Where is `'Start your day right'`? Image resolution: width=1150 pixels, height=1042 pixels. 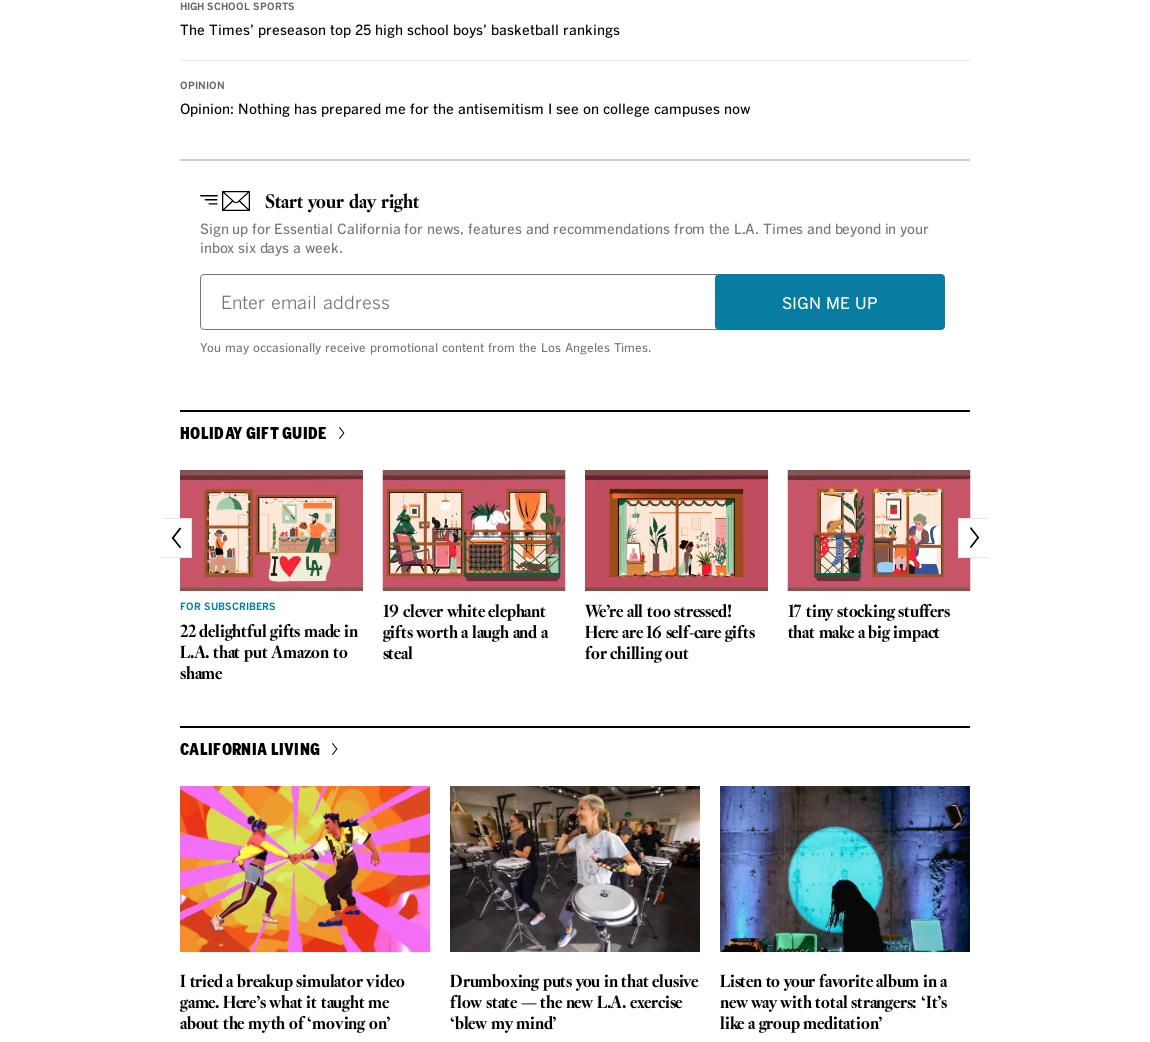 'Start your day right' is located at coordinates (342, 201).